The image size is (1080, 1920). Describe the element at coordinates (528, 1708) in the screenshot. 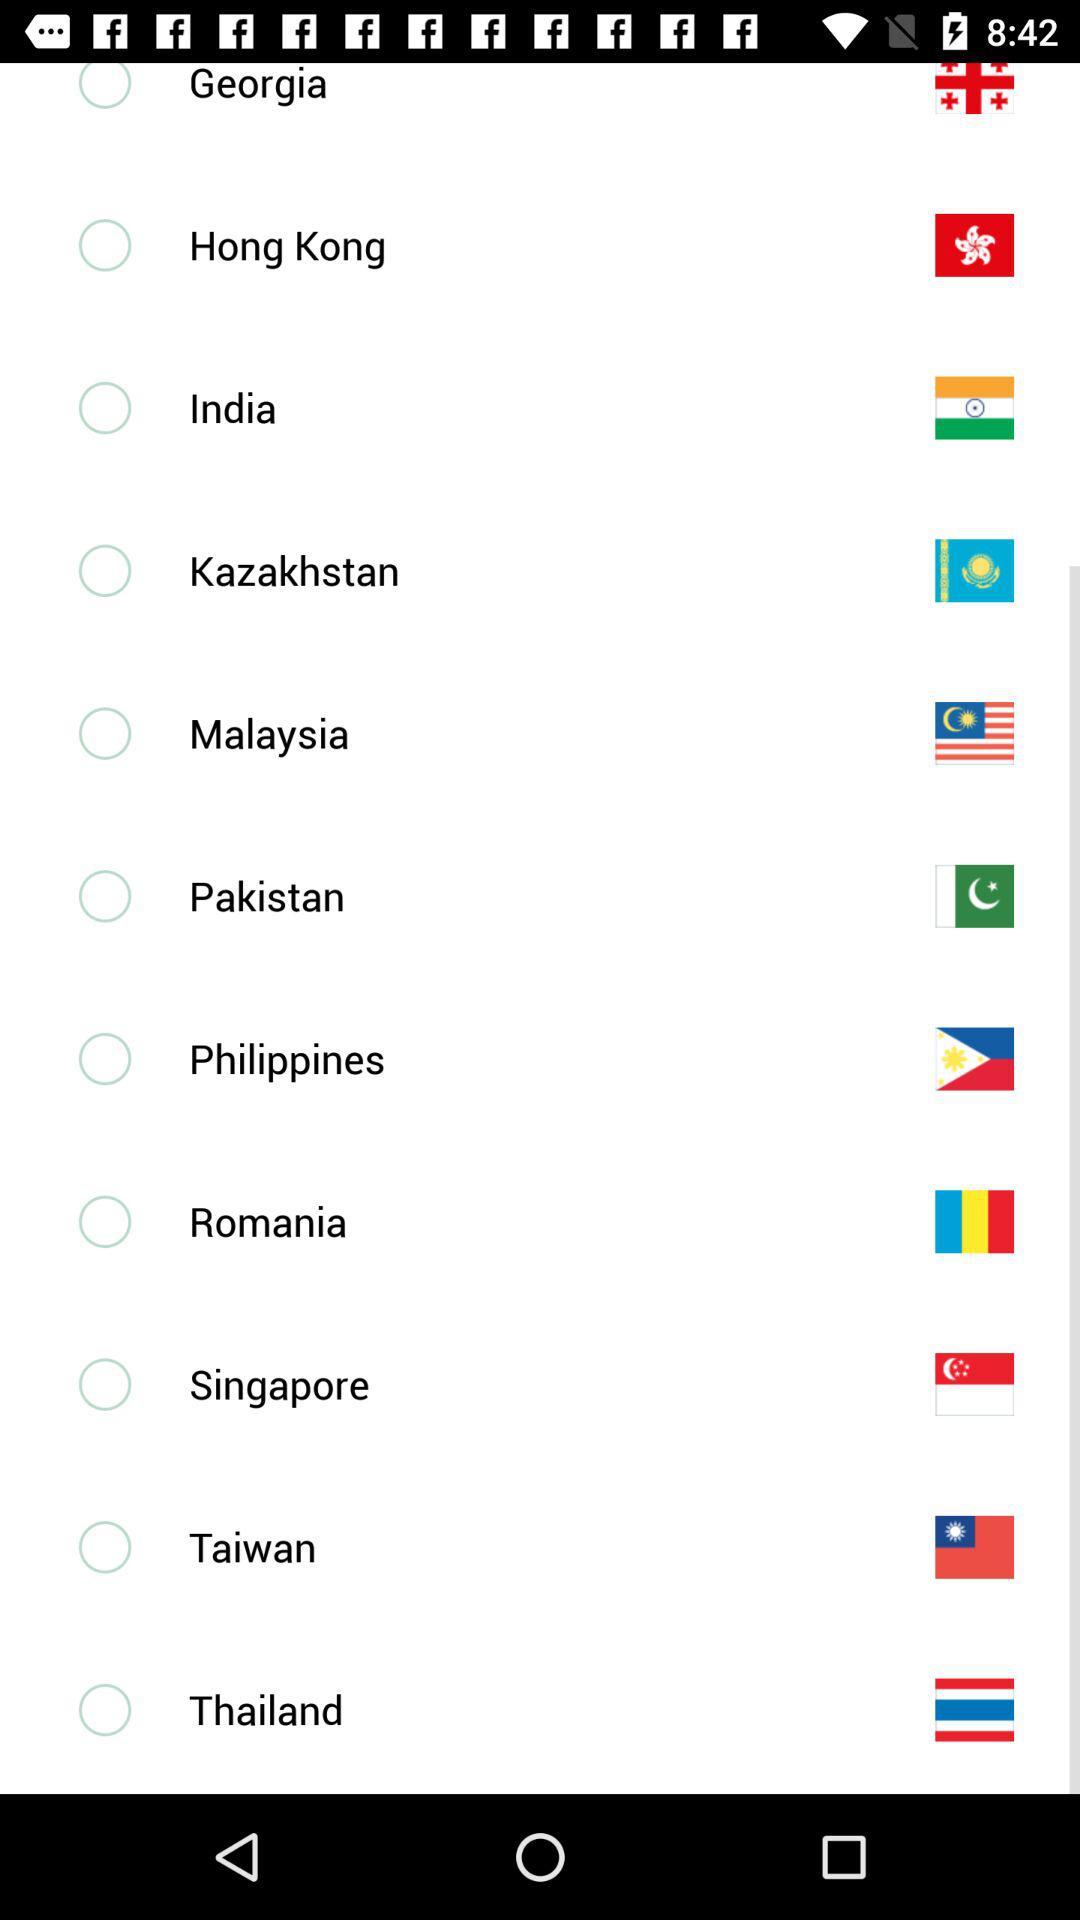

I see `the thailand item` at that location.